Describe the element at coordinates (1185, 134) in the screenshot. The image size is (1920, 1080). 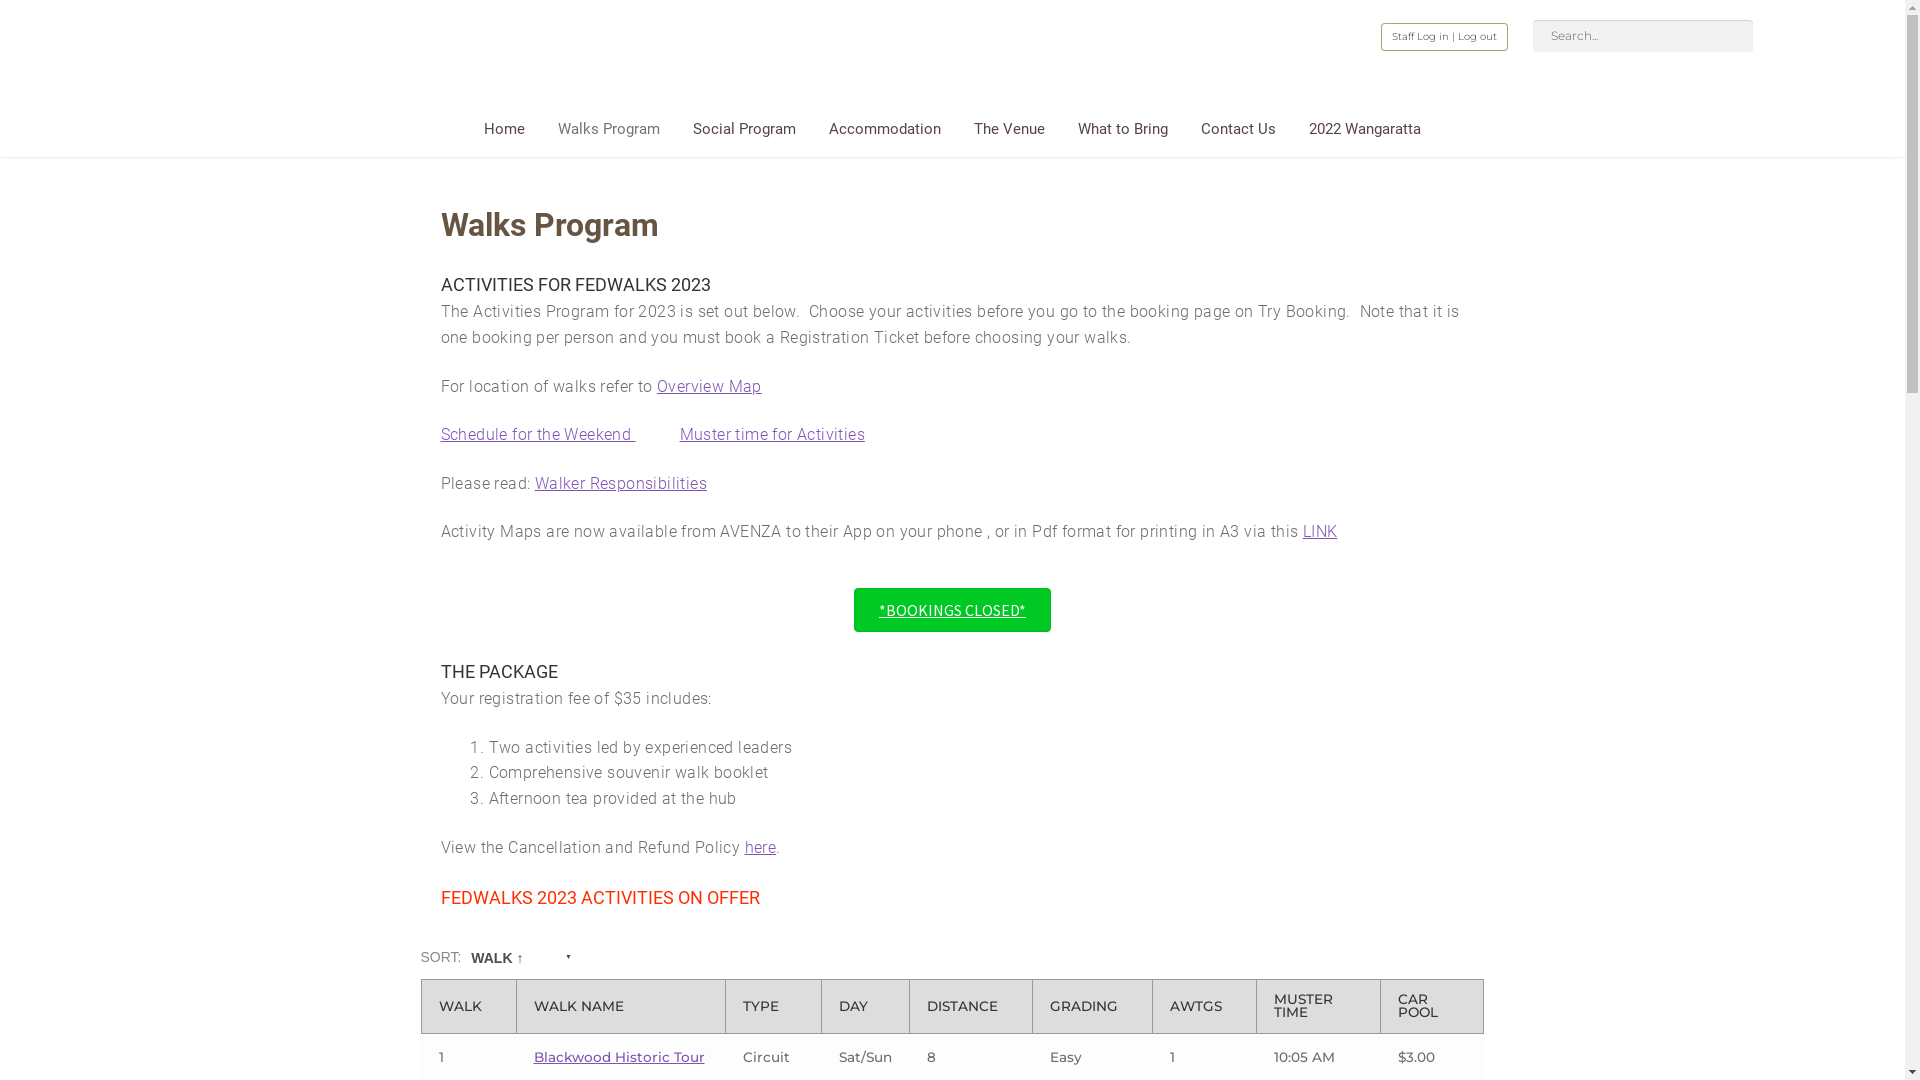
I see `'Contact Us'` at that location.